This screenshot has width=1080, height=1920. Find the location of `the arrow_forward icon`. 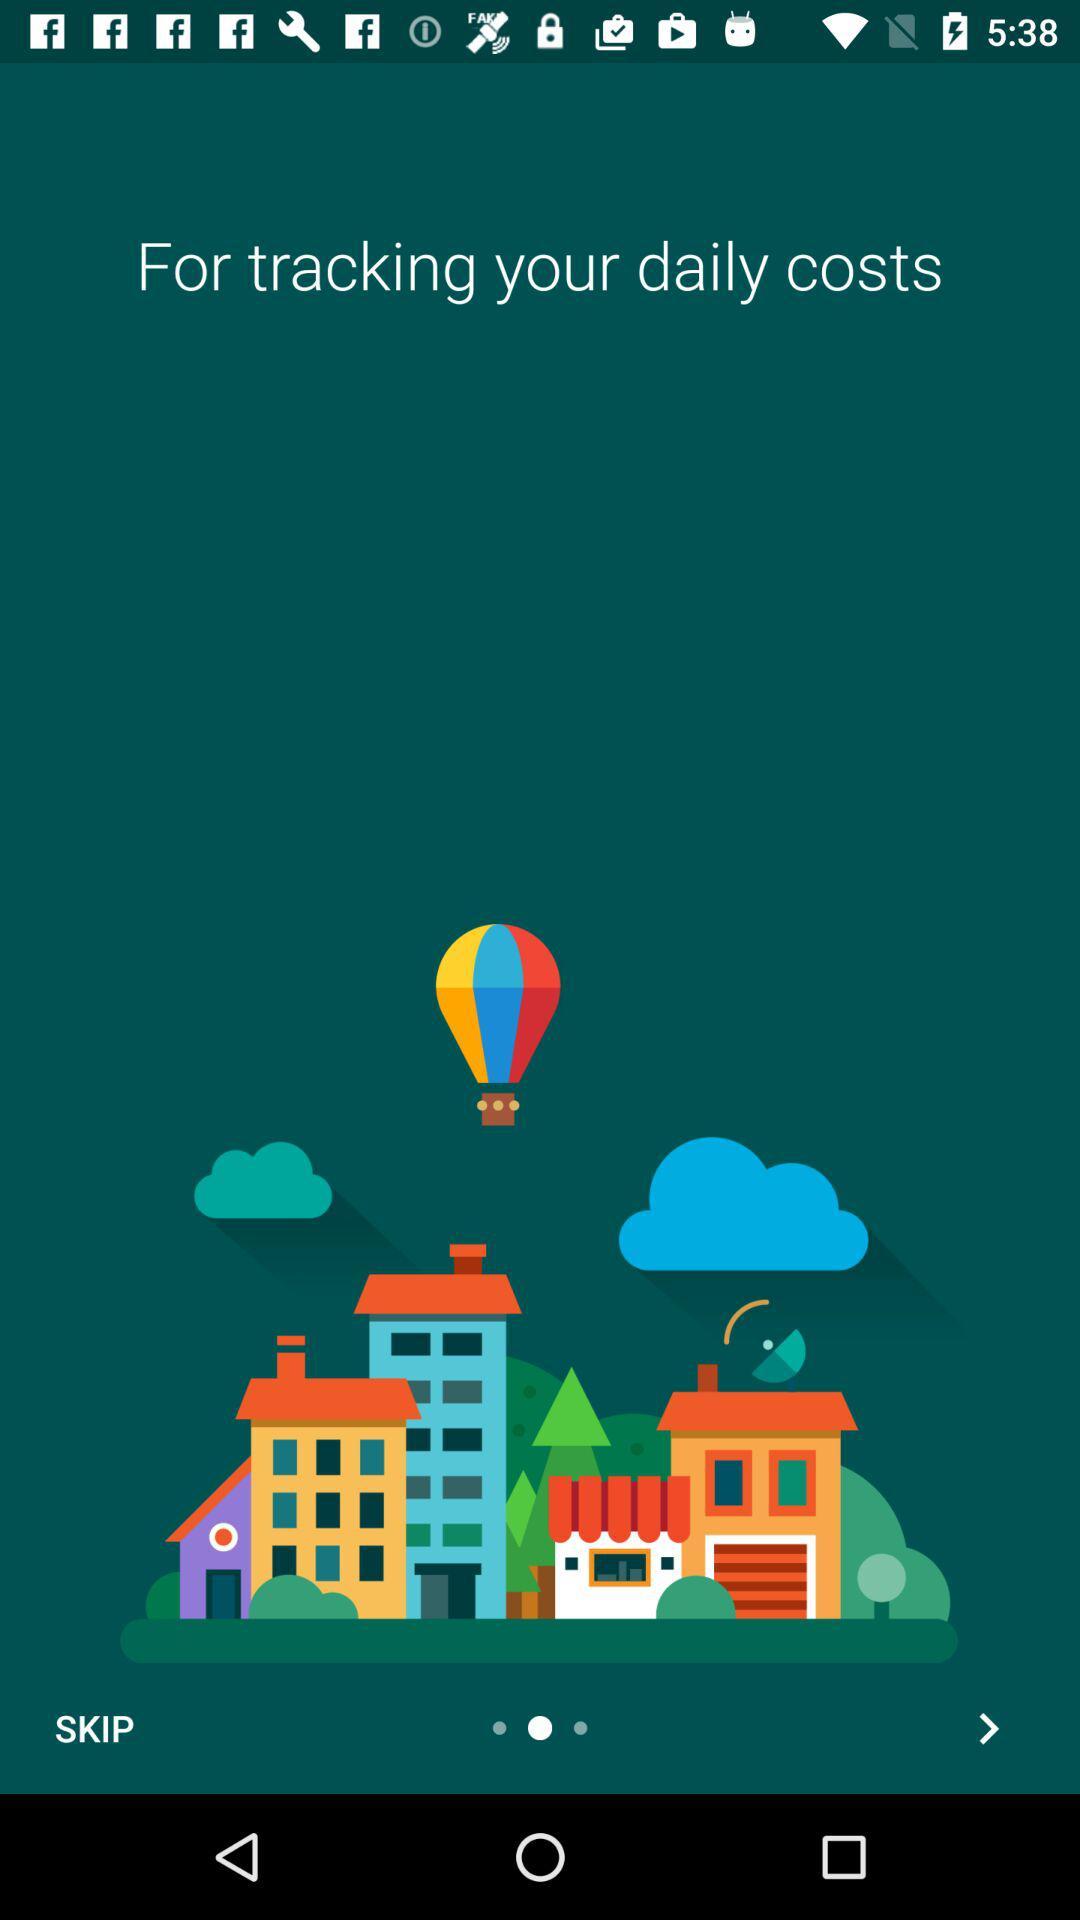

the arrow_forward icon is located at coordinates (987, 1727).